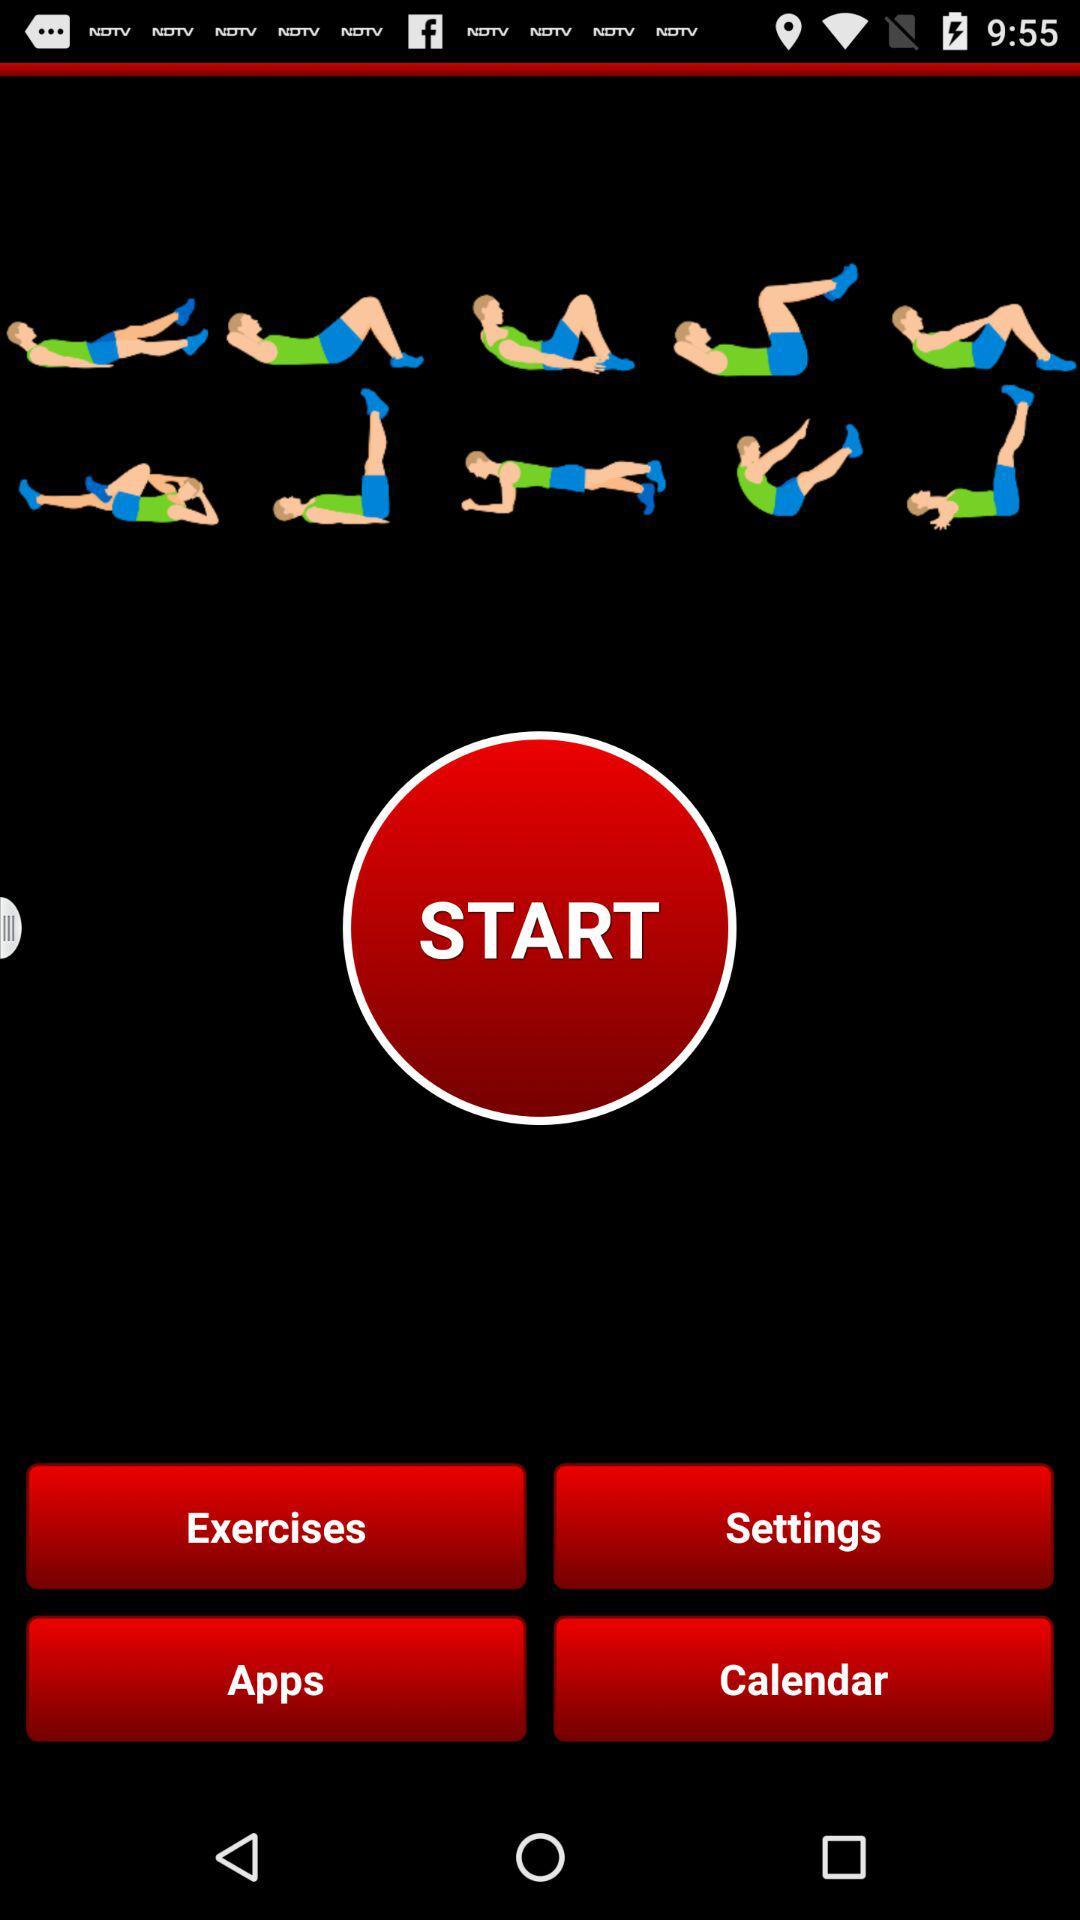 The height and width of the screenshot is (1920, 1080). Describe the element at coordinates (276, 1678) in the screenshot. I see `the icon to the left of calendar item` at that location.